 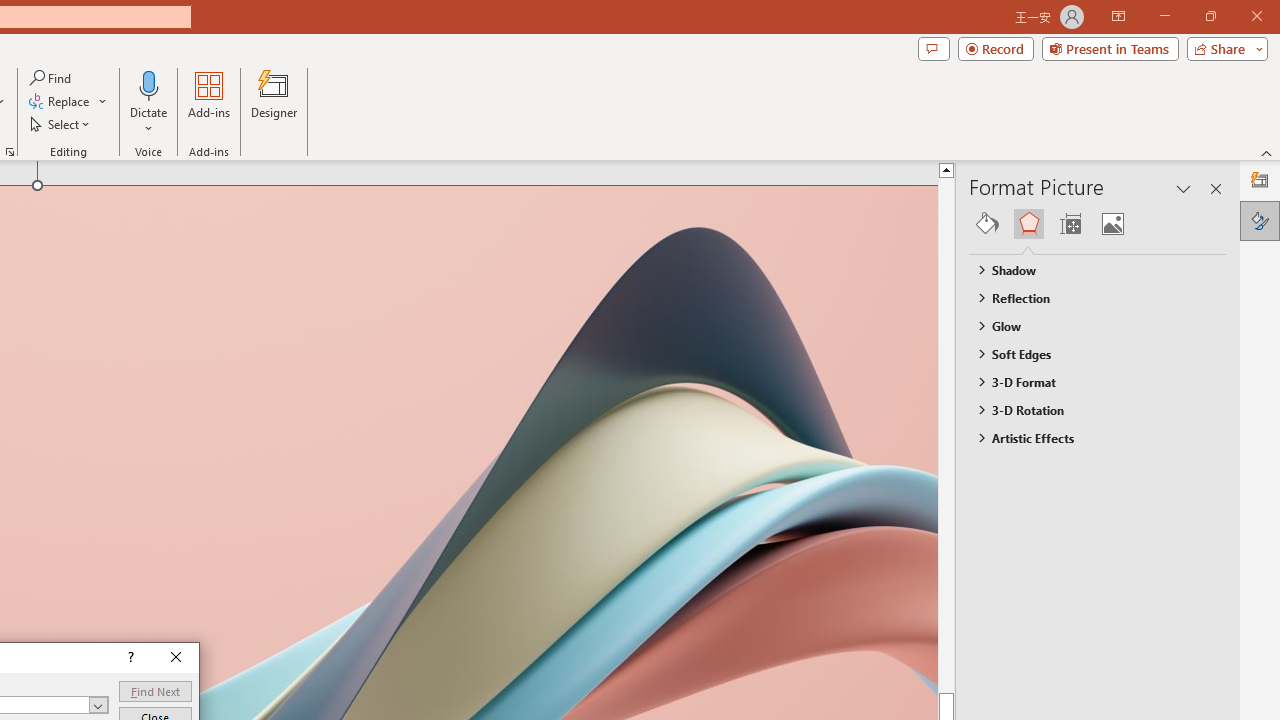 What do you see at coordinates (987, 223) in the screenshot?
I see `'Fill & Line'` at bounding box center [987, 223].